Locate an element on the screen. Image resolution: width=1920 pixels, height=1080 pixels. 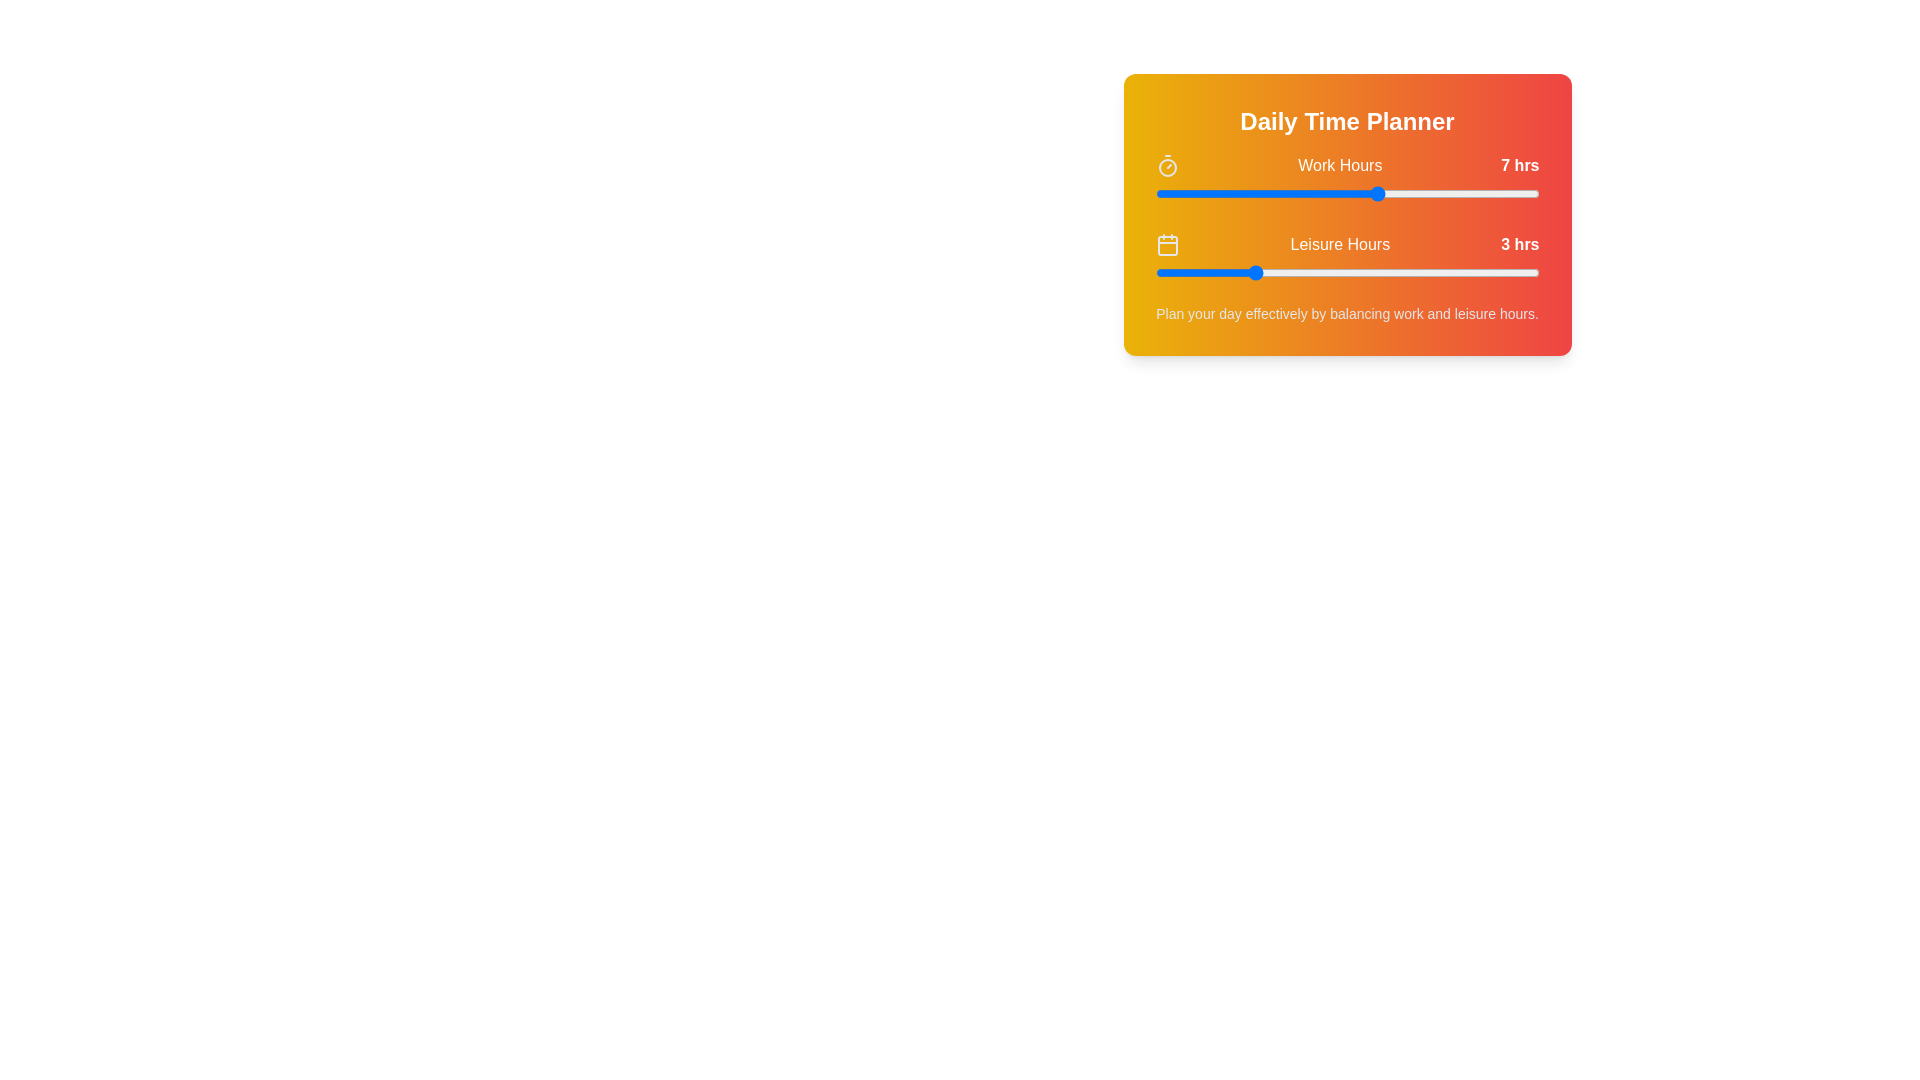
the 'Work Hours' text label, which is styled with a medium font weight and located within a horizontal layout group, near the top of the card is located at coordinates (1340, 164).